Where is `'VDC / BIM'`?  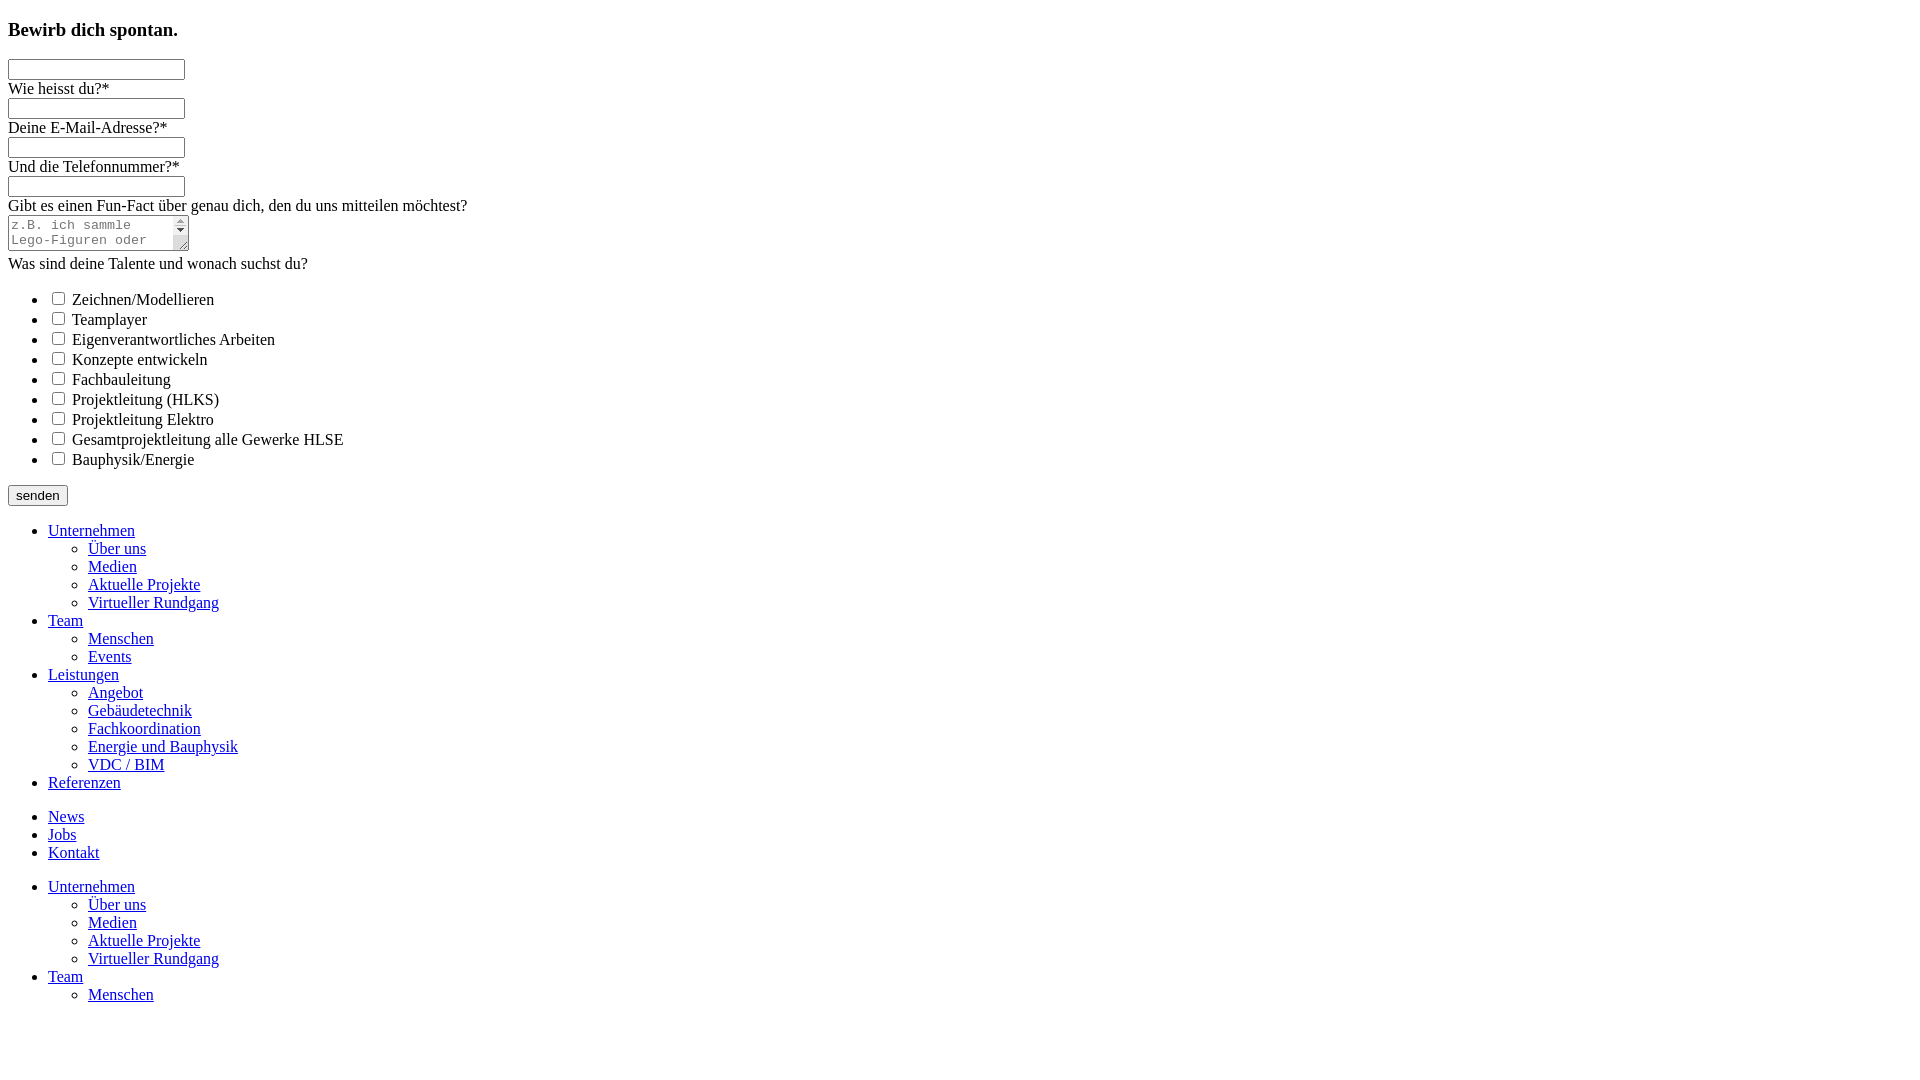
'VDC / BIM' is located at coordinates (86, 764).